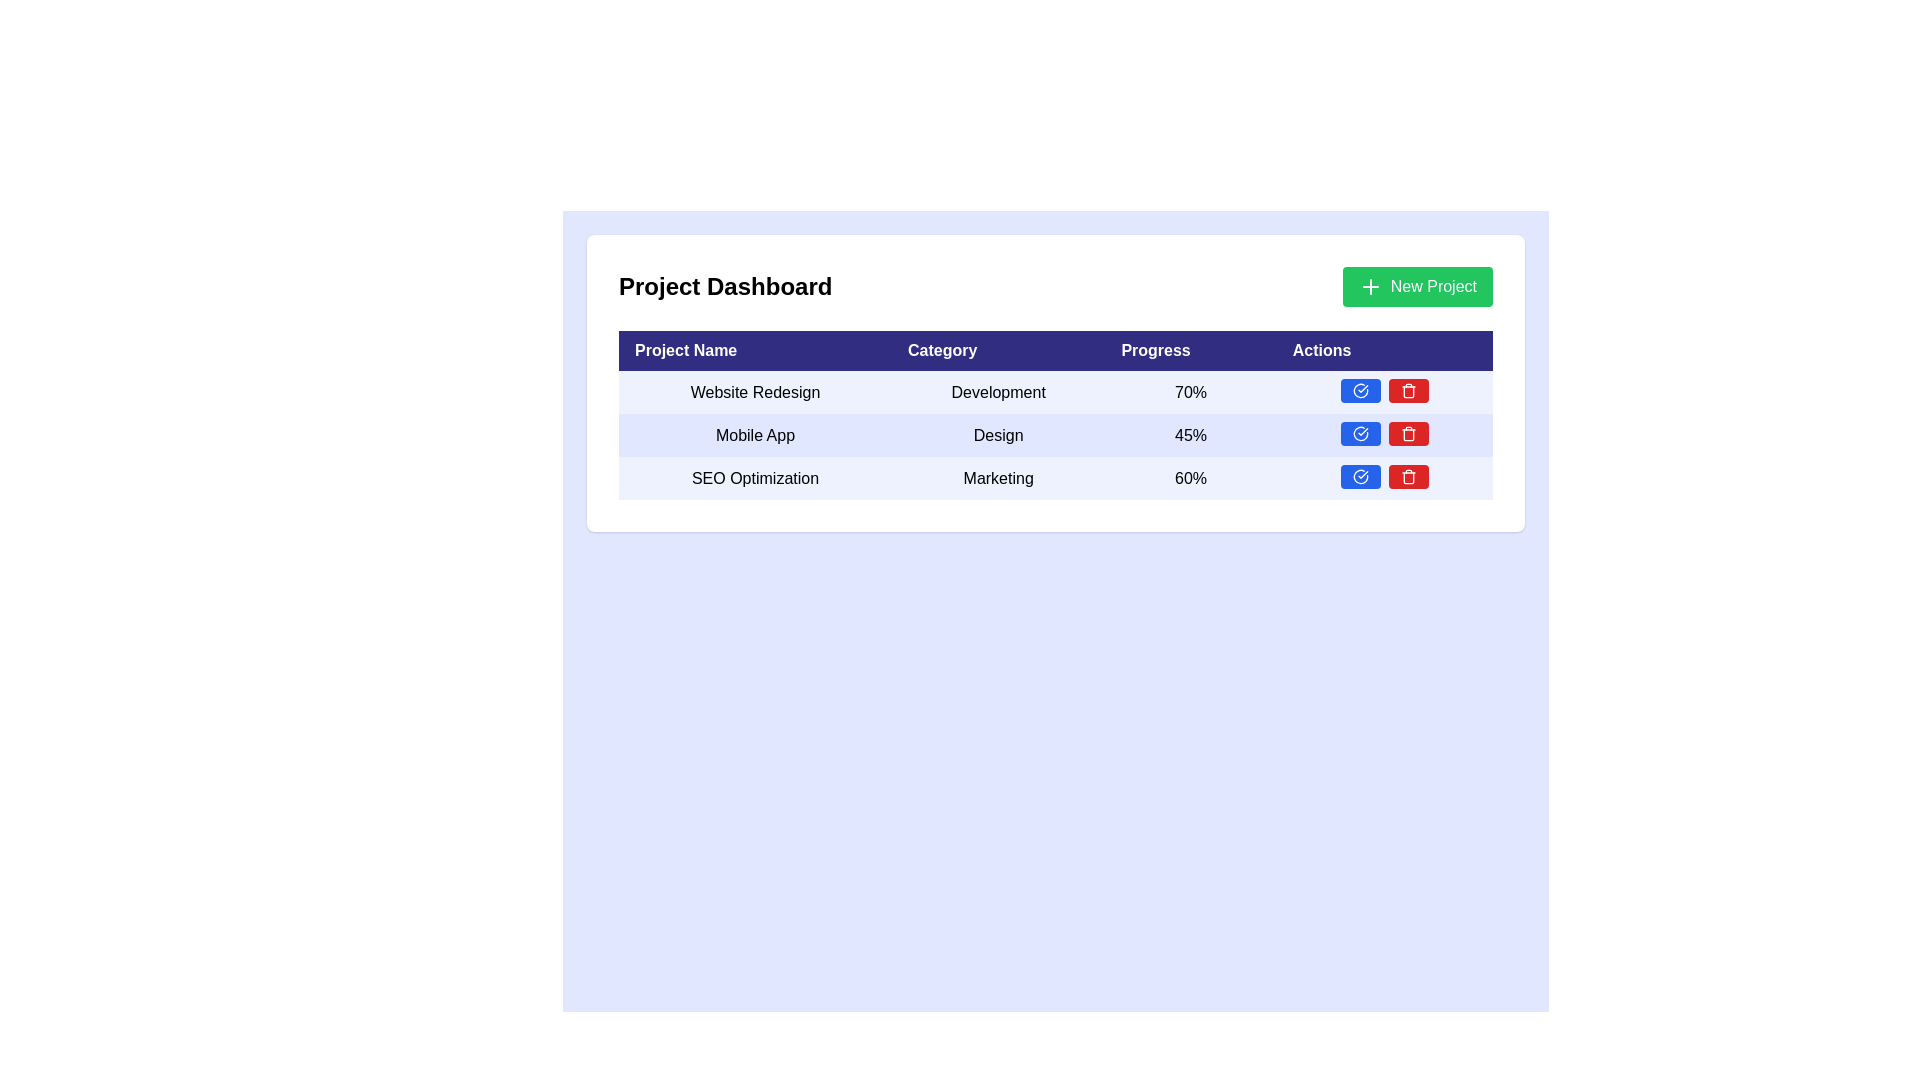 This screenshot has width=1920, height=1080. Describe the element at coordinates (1407, 433) in the screenshot. I see `the trash can icon inside the button in the 'Actions' column of the second row in the 'Project Dashboard' data table` at that location.